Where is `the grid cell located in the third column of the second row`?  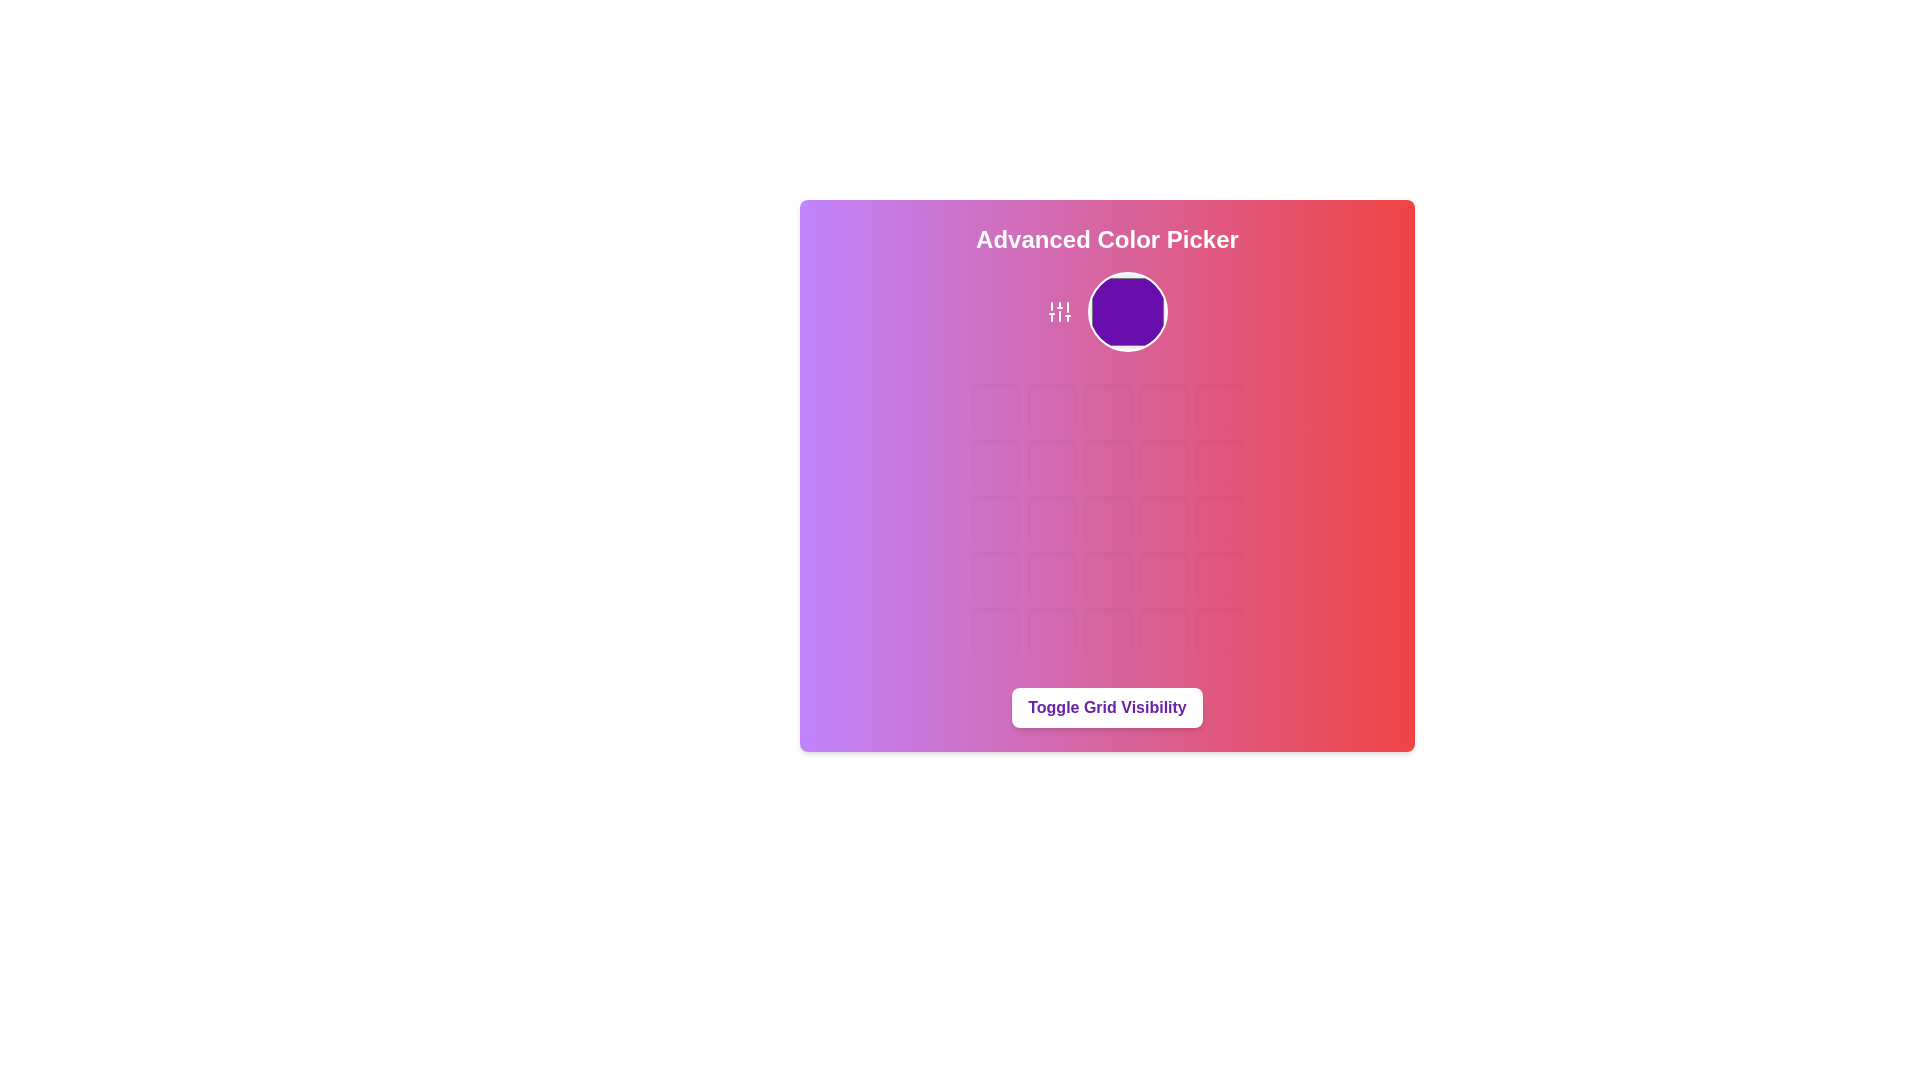 the grid cell located in the third column of the second row is located at coordinates (1106, 463).